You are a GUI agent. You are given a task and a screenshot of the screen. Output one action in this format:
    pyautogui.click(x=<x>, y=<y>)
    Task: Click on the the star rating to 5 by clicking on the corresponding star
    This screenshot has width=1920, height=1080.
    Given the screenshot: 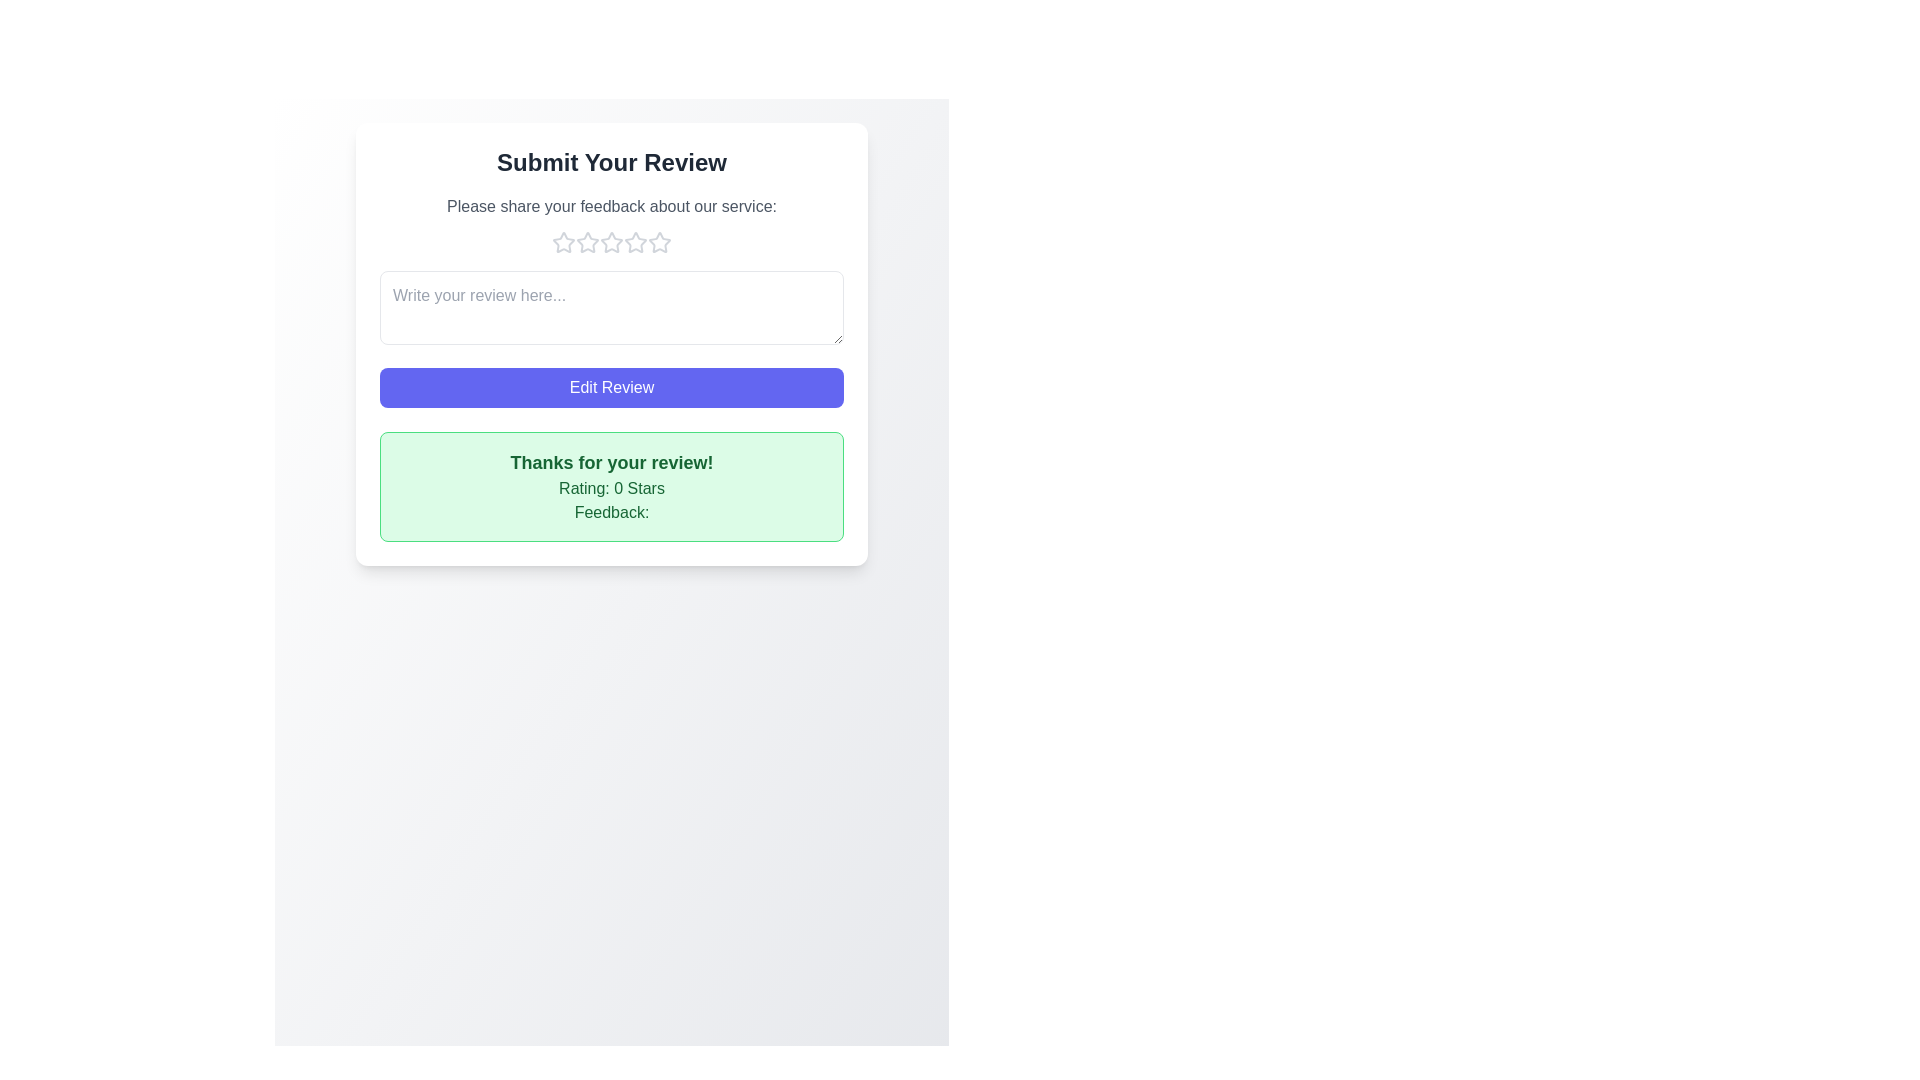 What is the action you would take?
    pyautogui.click(x=660, y=242)
    